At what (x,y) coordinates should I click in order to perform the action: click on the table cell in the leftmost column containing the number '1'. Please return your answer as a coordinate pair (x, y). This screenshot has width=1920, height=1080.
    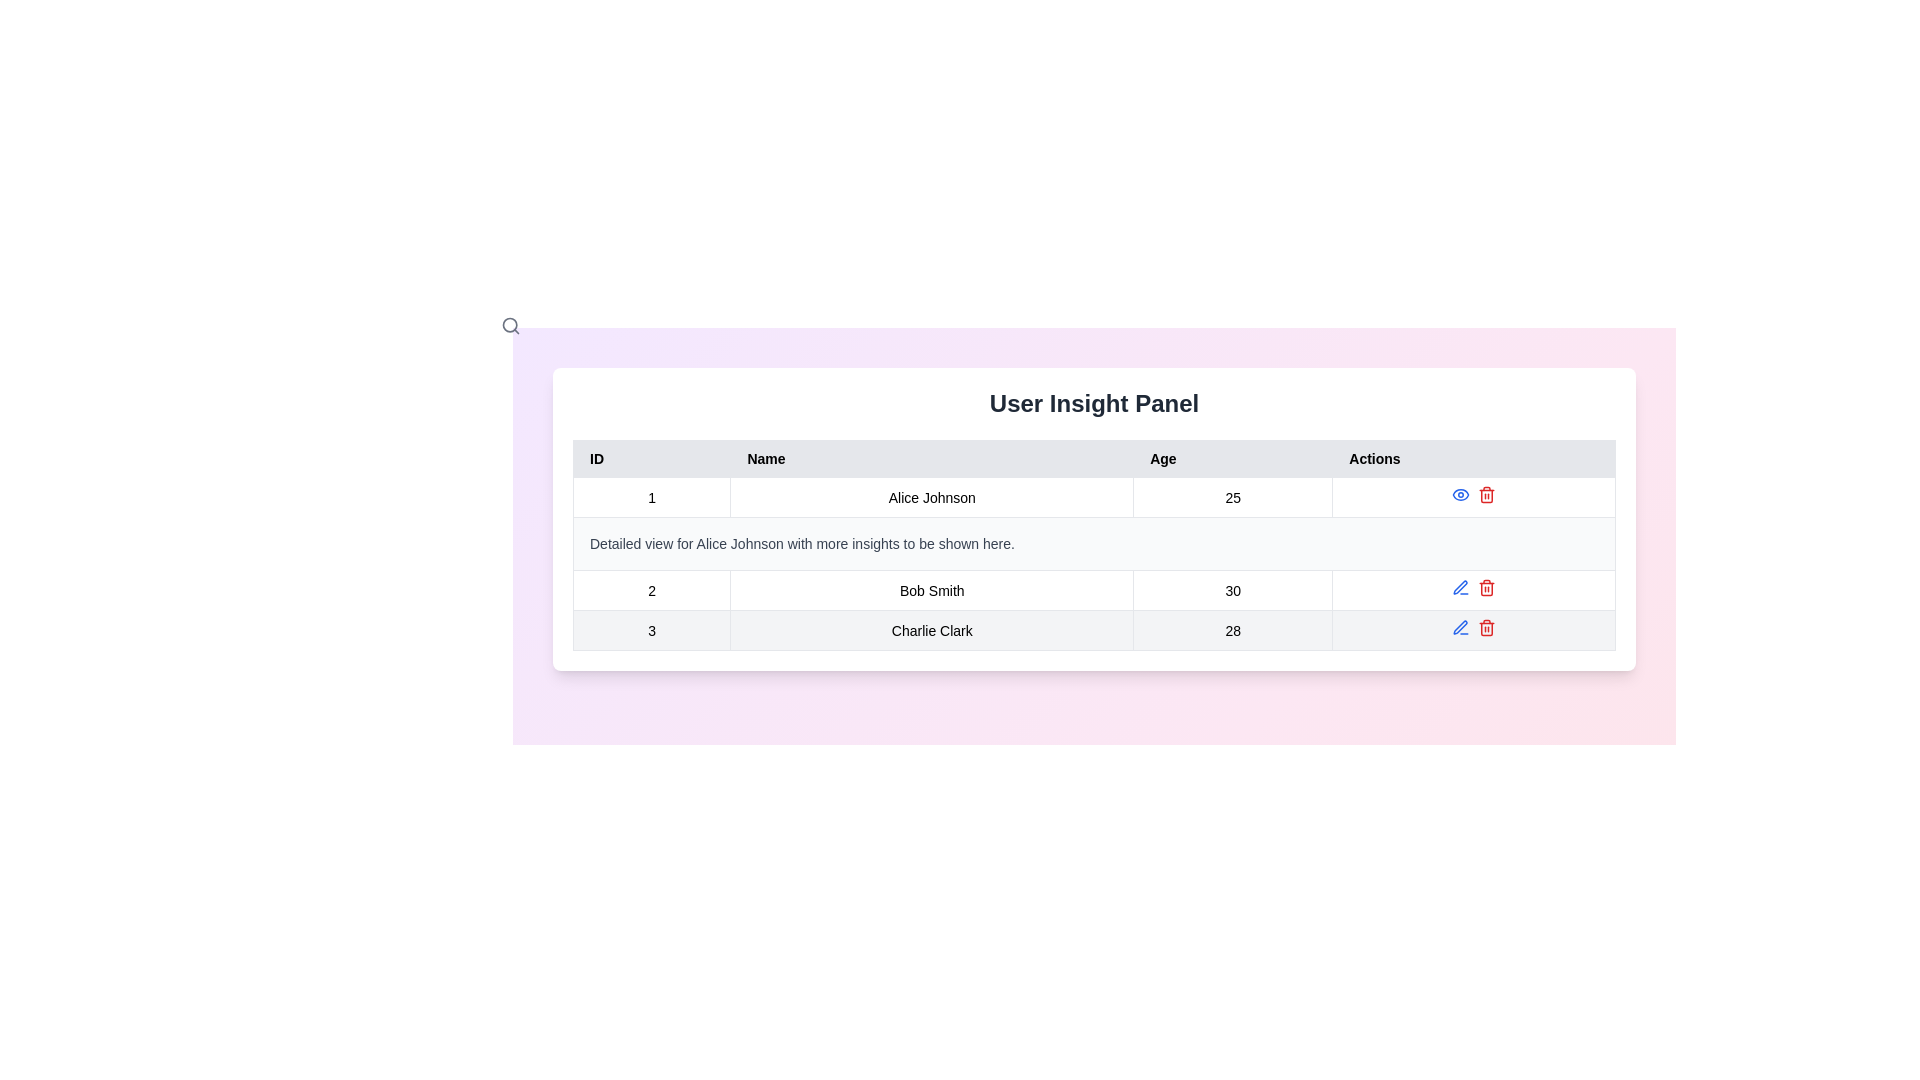
    Looking at the image, I should click on (652, 496).